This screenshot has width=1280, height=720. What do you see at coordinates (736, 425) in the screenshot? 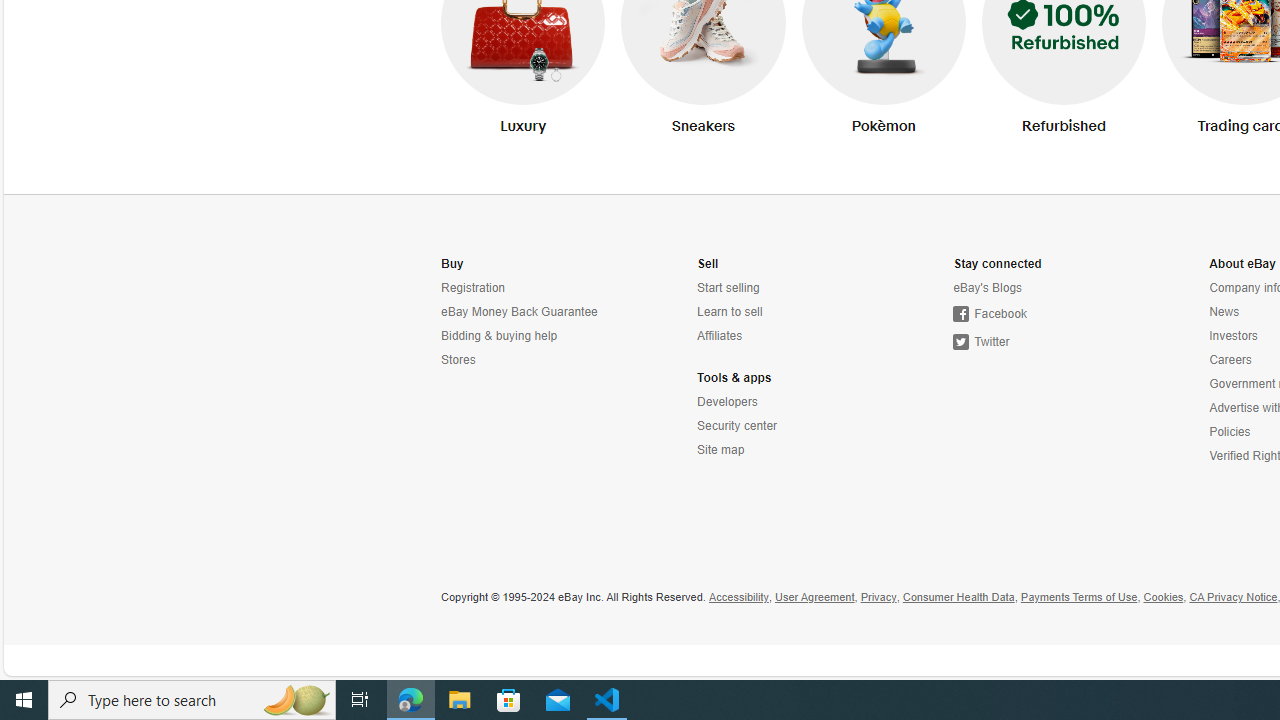
I see `'Security center'` at bounding box center [736, 425].